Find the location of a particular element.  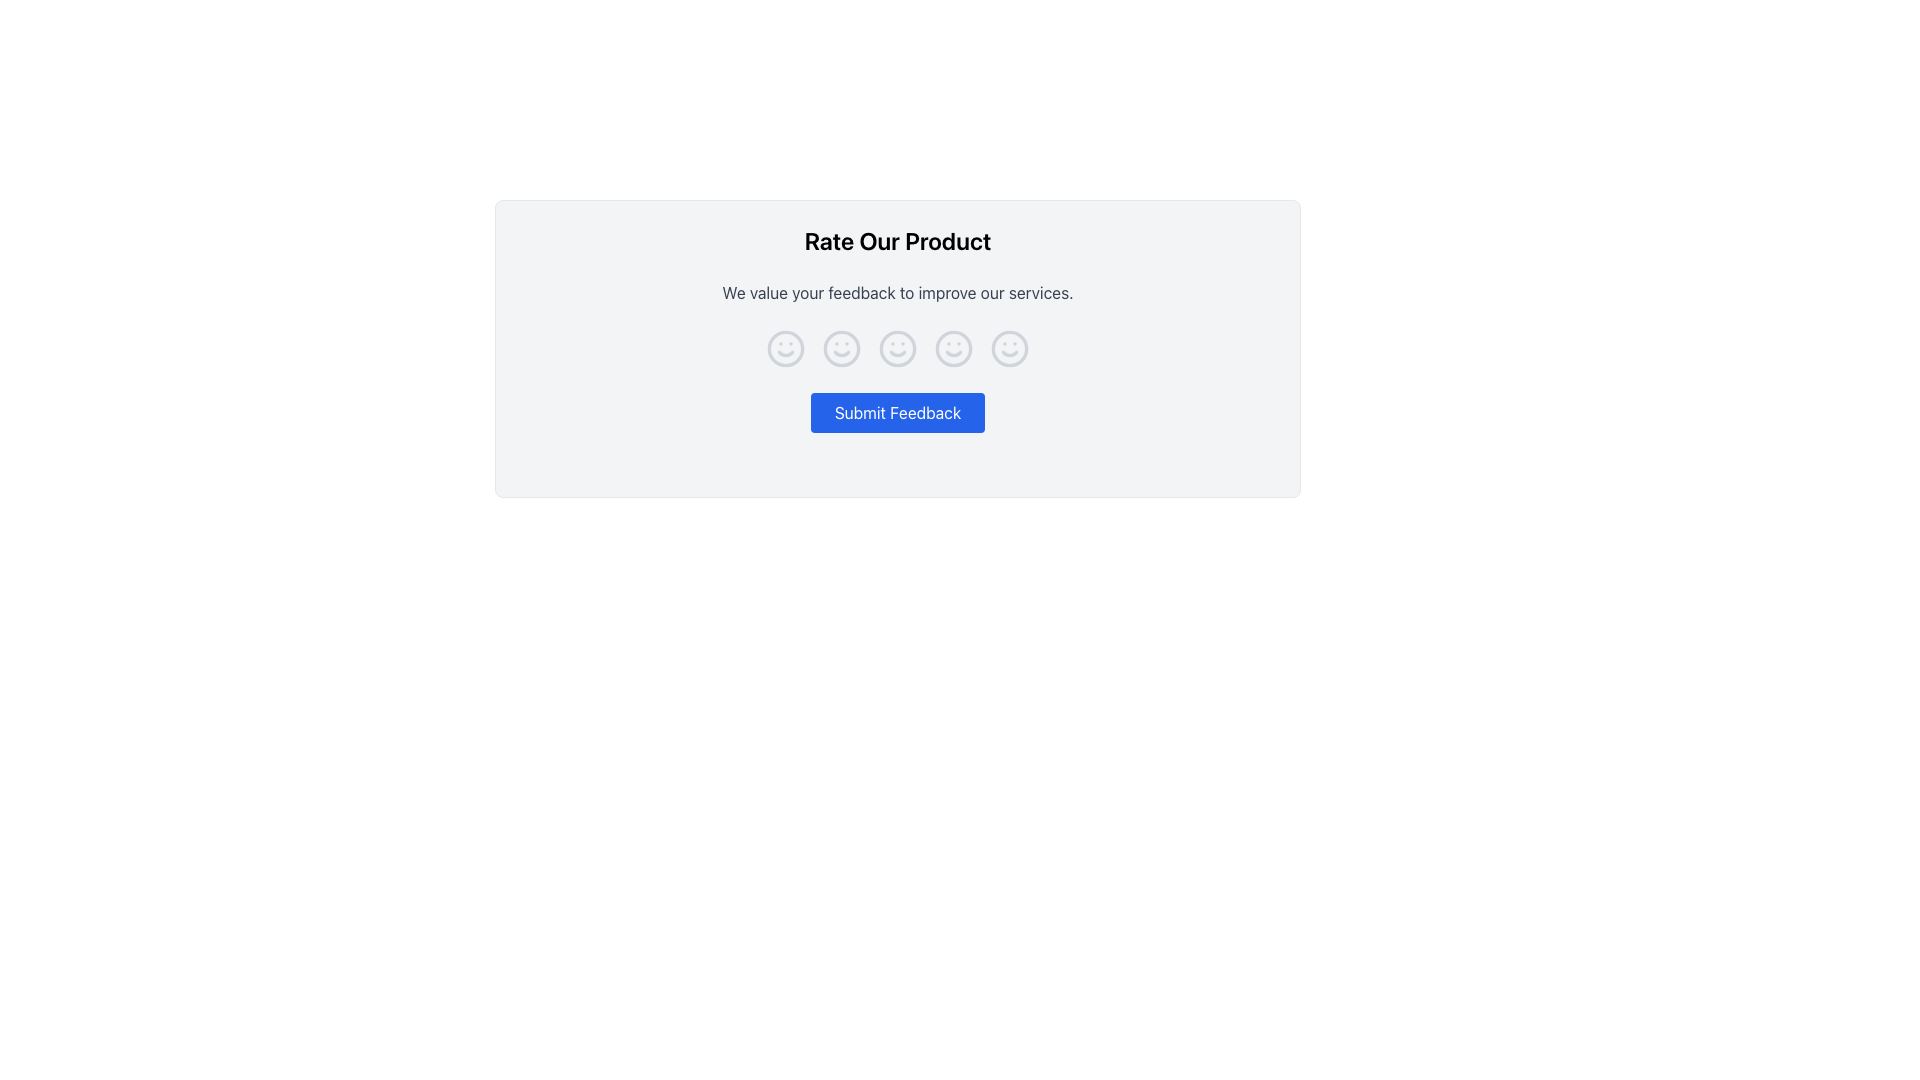

the neutral facial expression rating button, which is the third button in a horizontal group of smiley face buttons, located below the feedback text and above the submit button is located at coordinates (896, 347).